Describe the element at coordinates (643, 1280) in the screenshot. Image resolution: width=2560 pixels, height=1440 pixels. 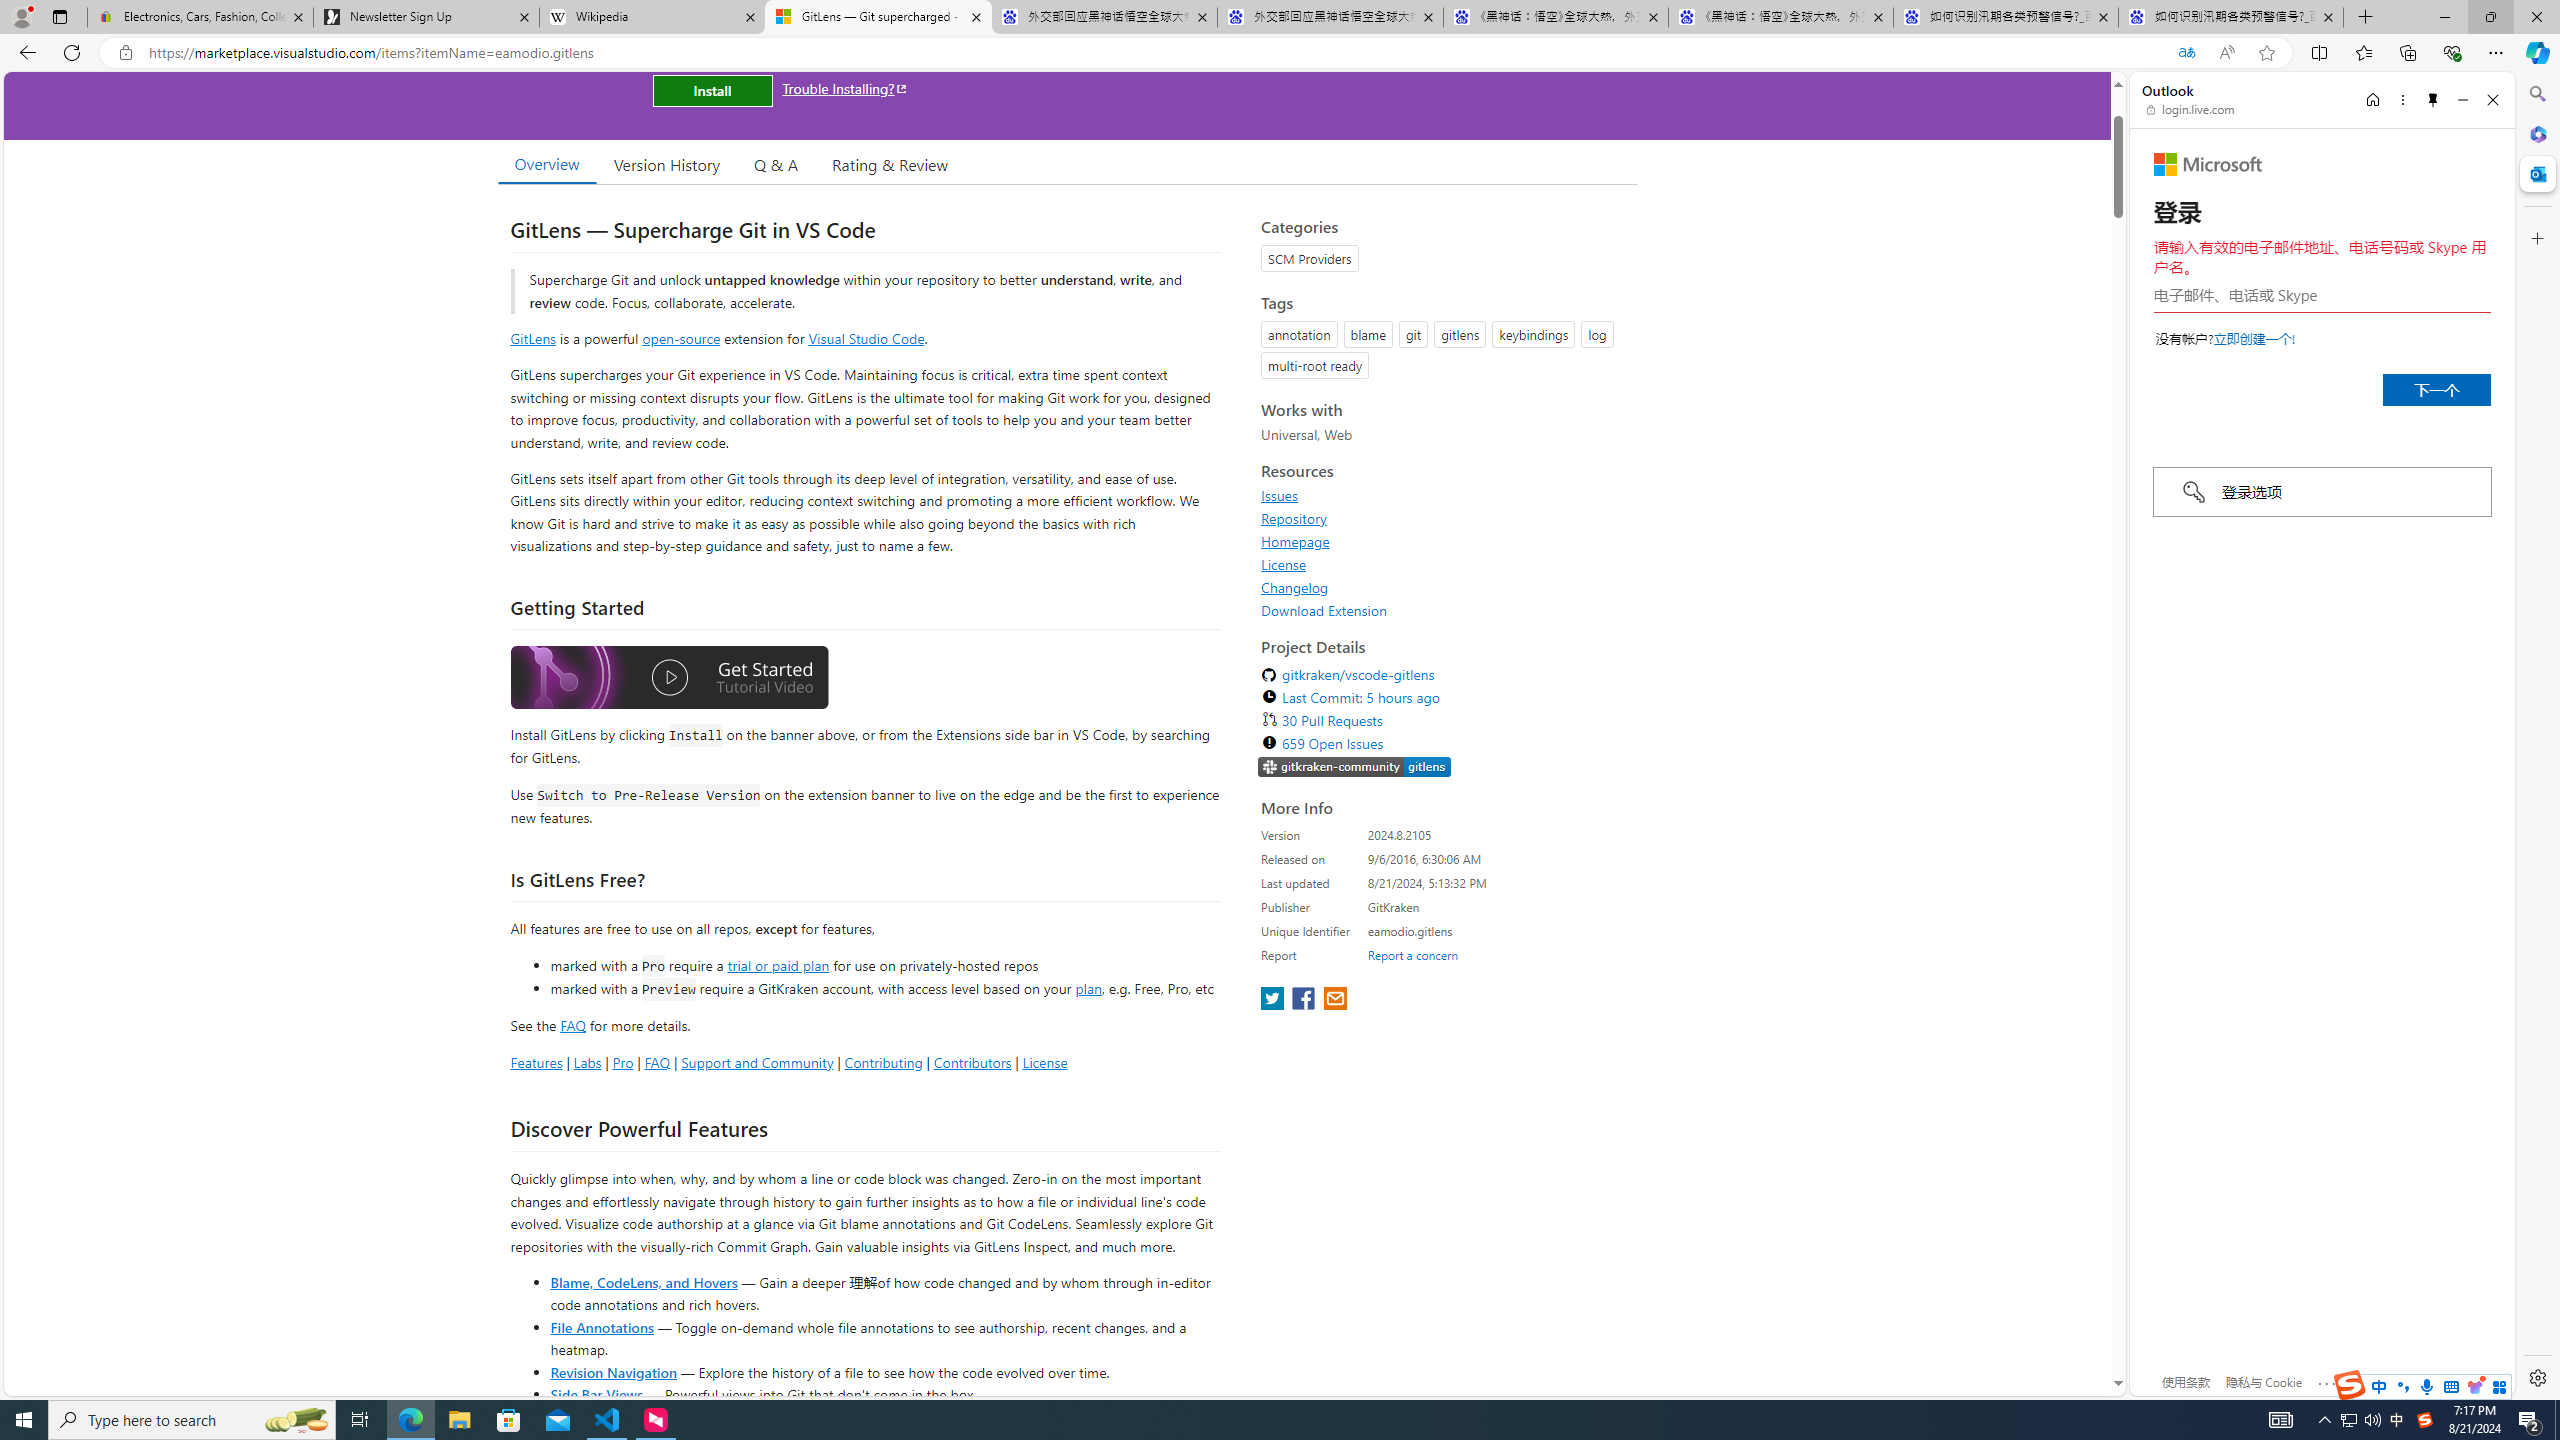
I see `'Blame, CodeLens, and Hovers'` at that location.